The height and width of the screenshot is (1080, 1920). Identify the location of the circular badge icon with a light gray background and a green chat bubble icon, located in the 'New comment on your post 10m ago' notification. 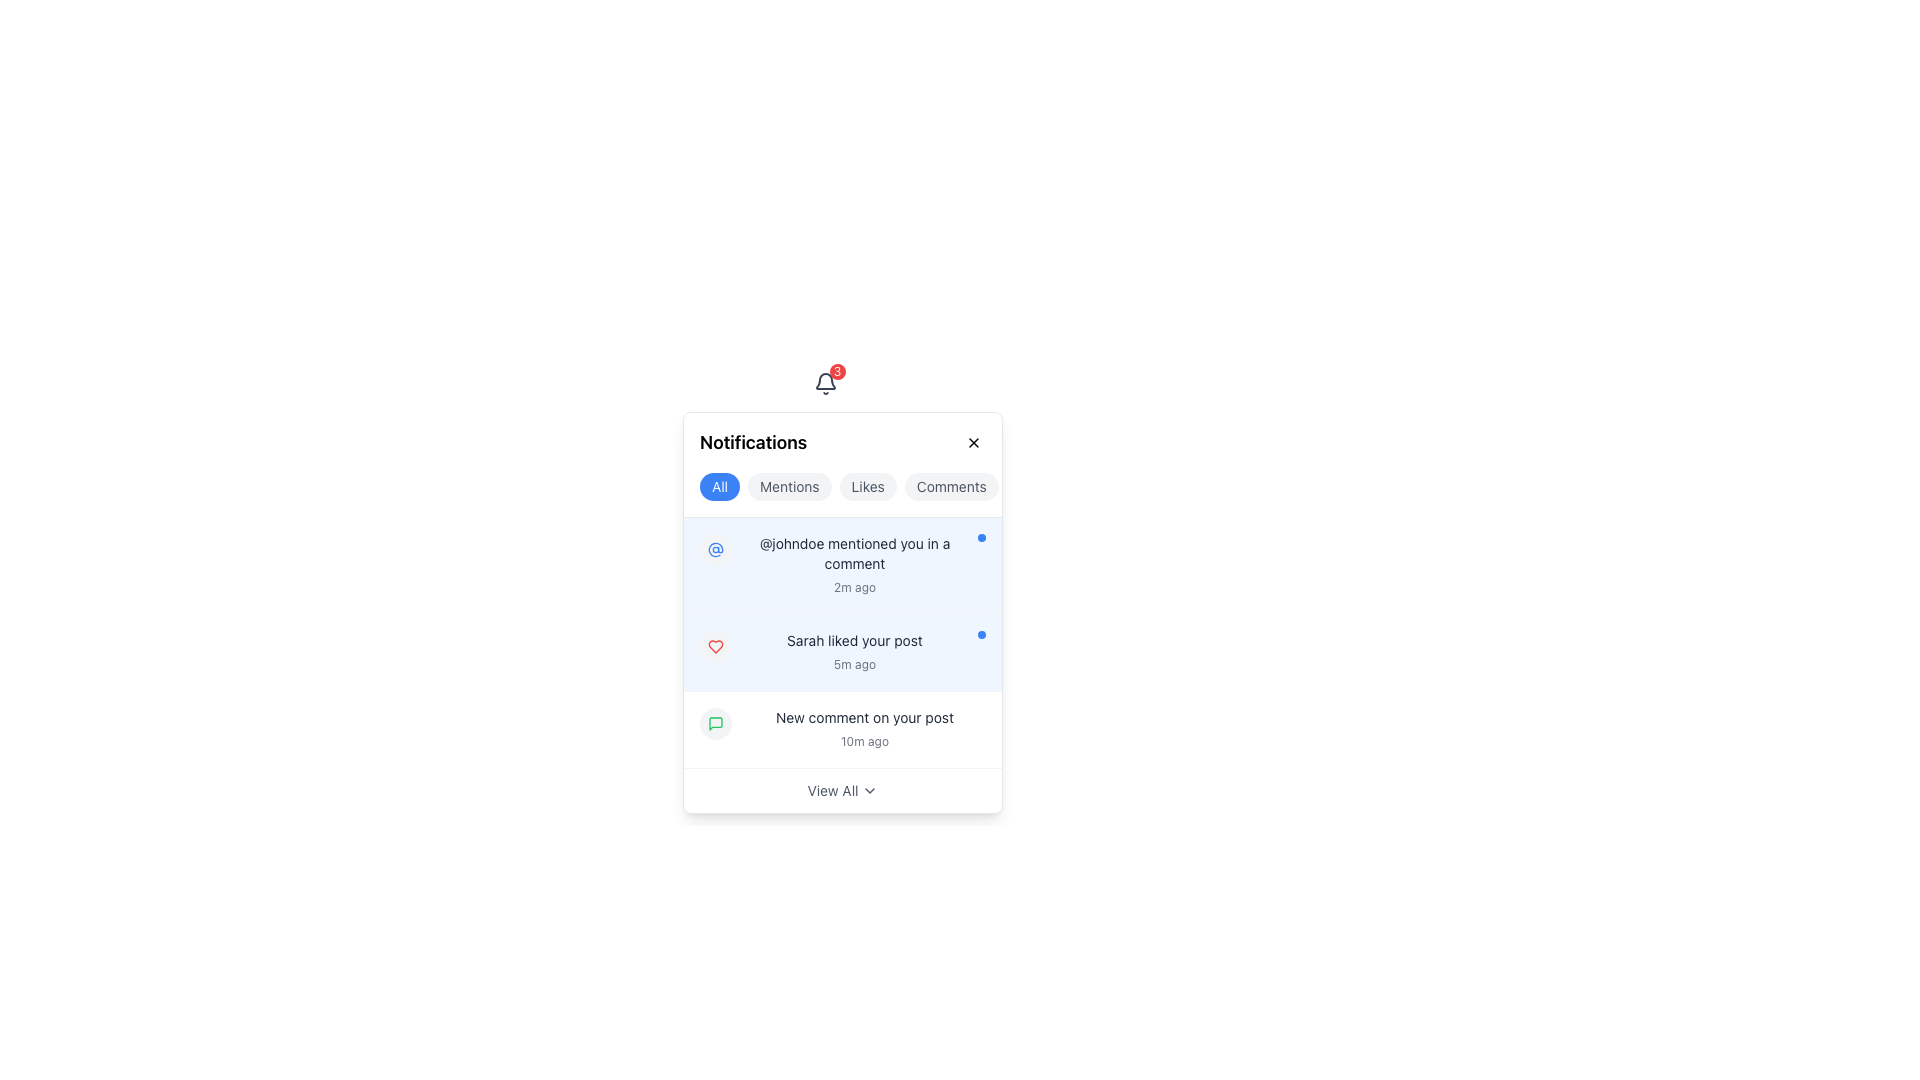
(715, 724).